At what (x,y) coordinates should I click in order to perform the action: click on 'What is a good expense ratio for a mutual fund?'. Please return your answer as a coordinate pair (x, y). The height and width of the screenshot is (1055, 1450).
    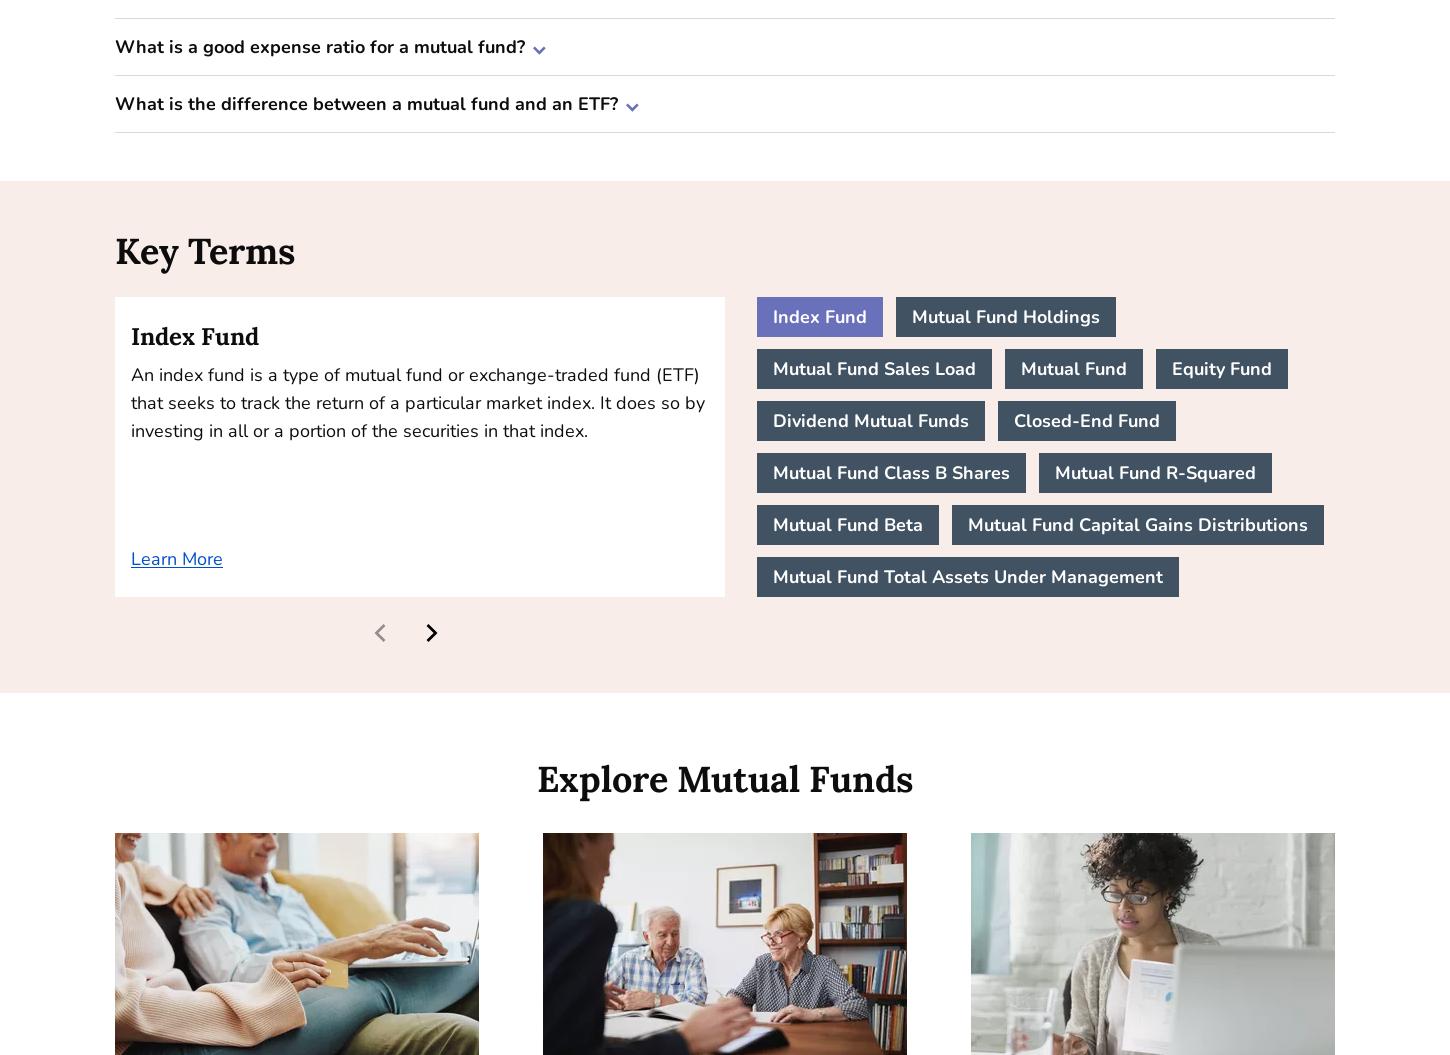
    Looking at the image, I should click on (320, 46).